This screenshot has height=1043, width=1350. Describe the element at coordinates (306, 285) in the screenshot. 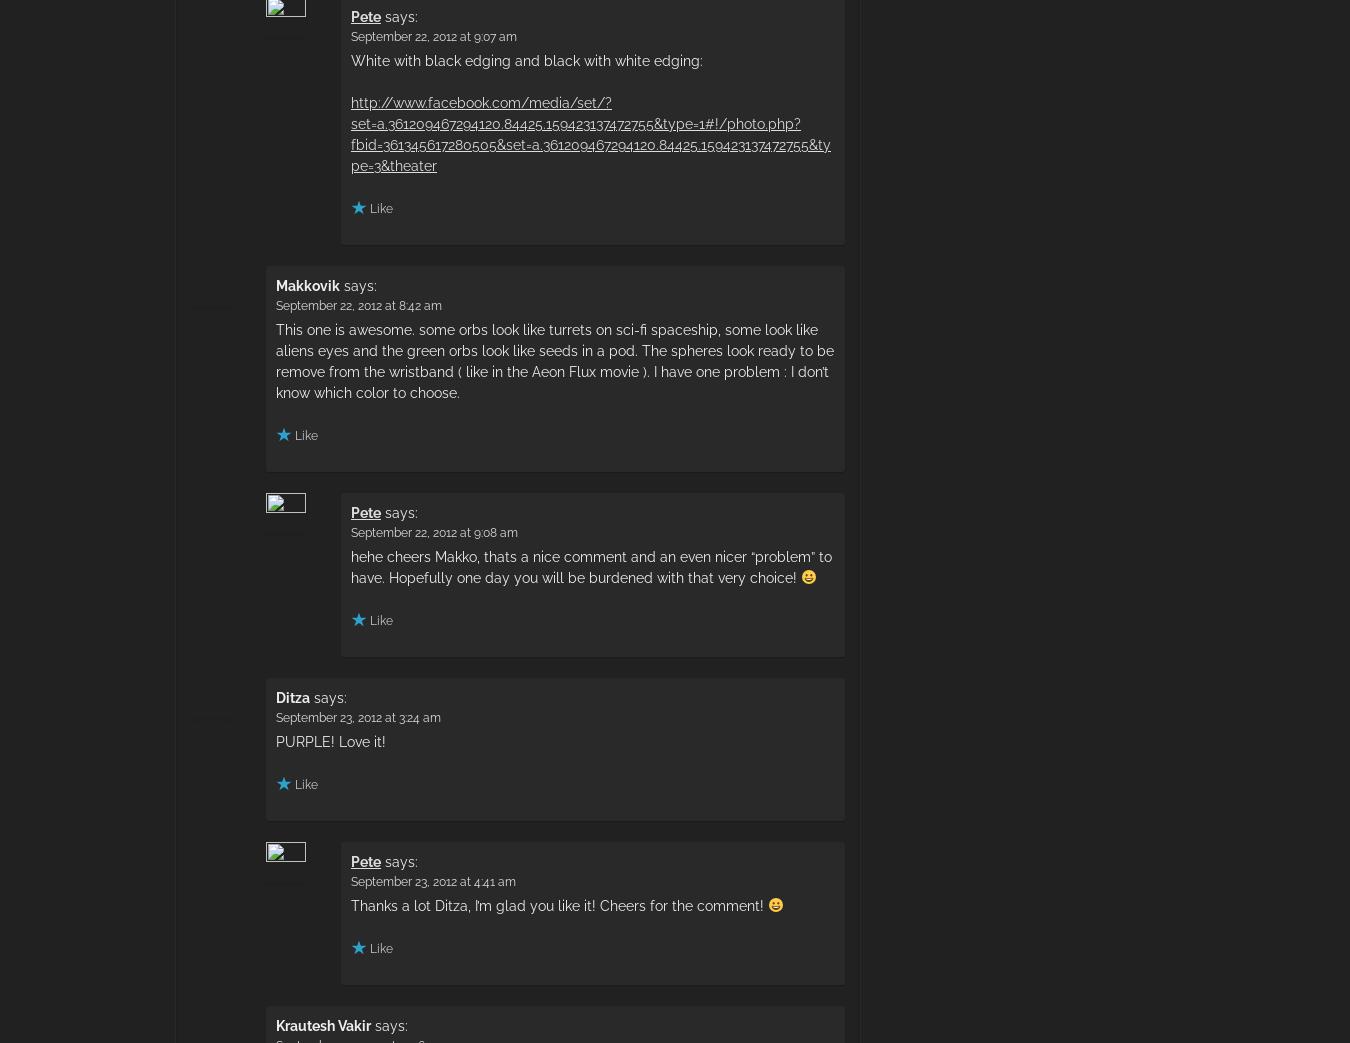

I see `'Makkovik'` at that location.